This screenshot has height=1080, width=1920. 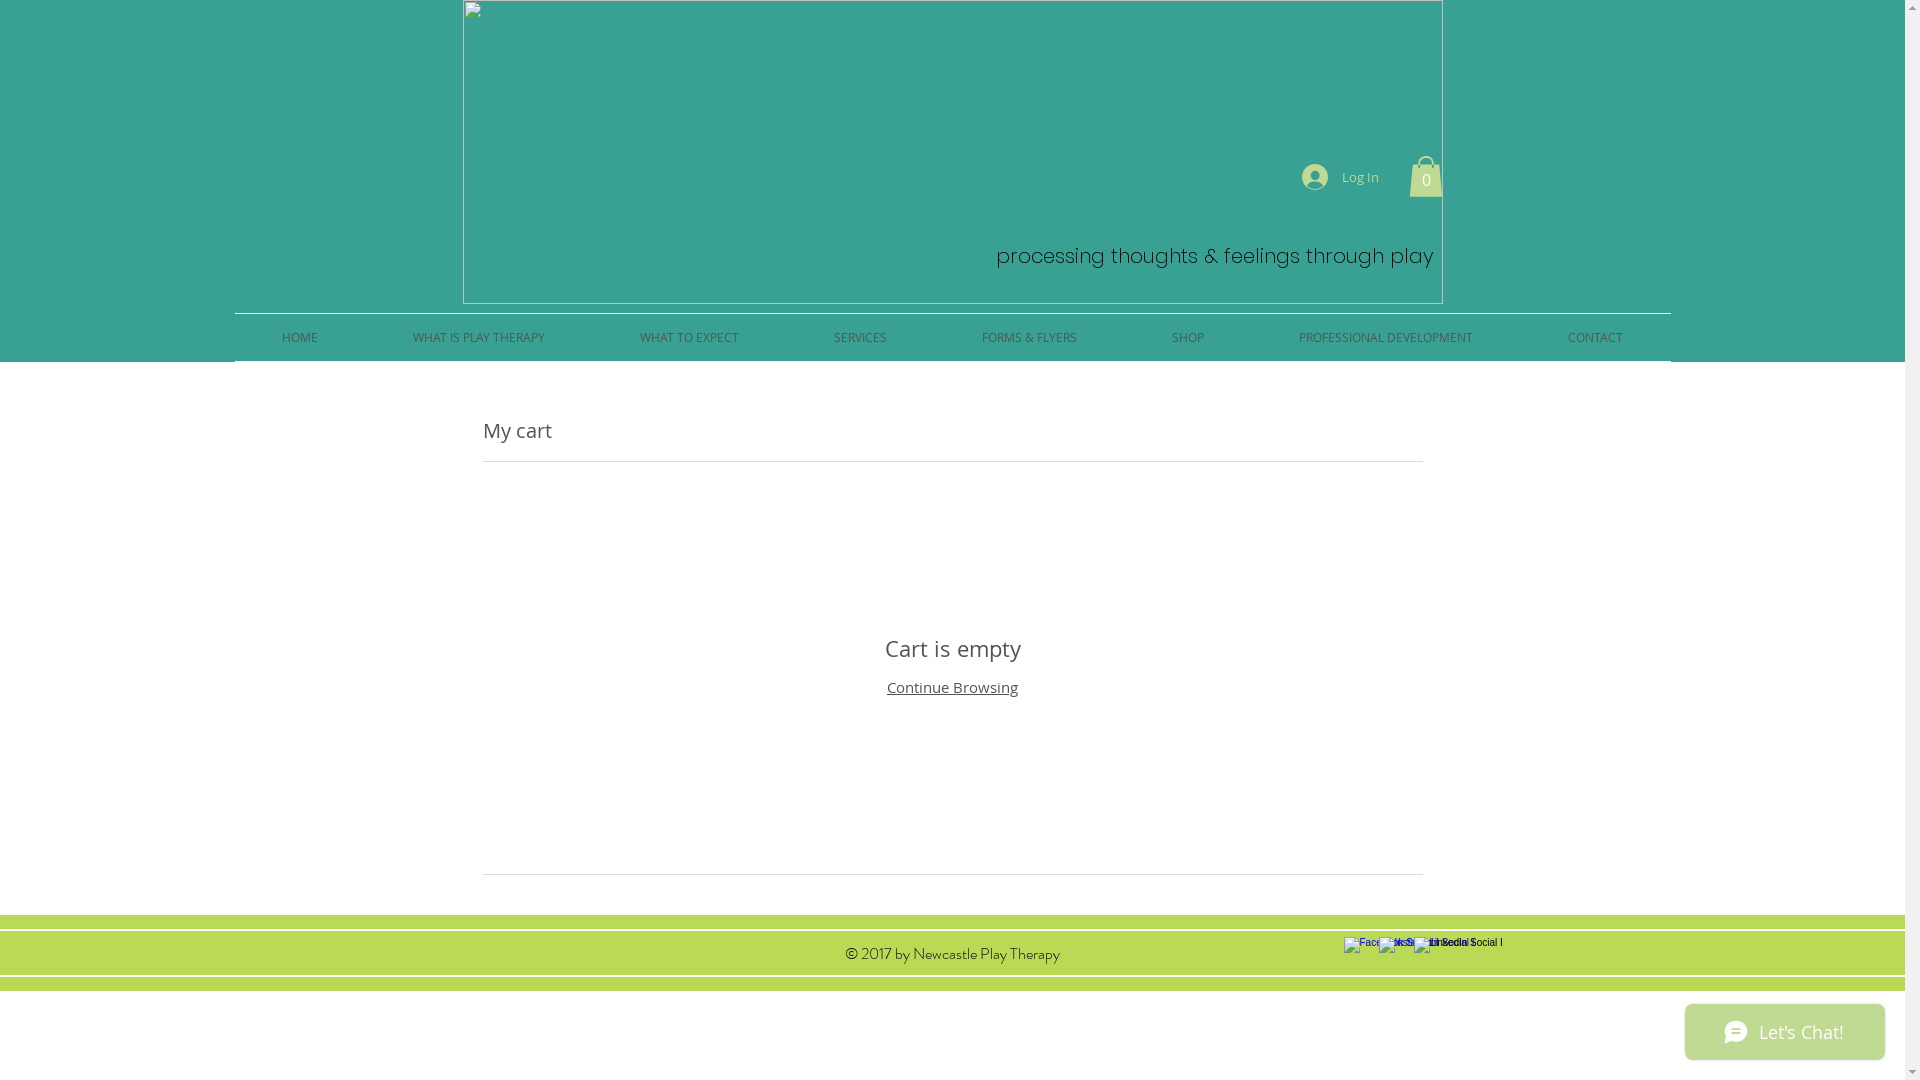 I want to click on 'SERVICES', so click(x=859, y=336).